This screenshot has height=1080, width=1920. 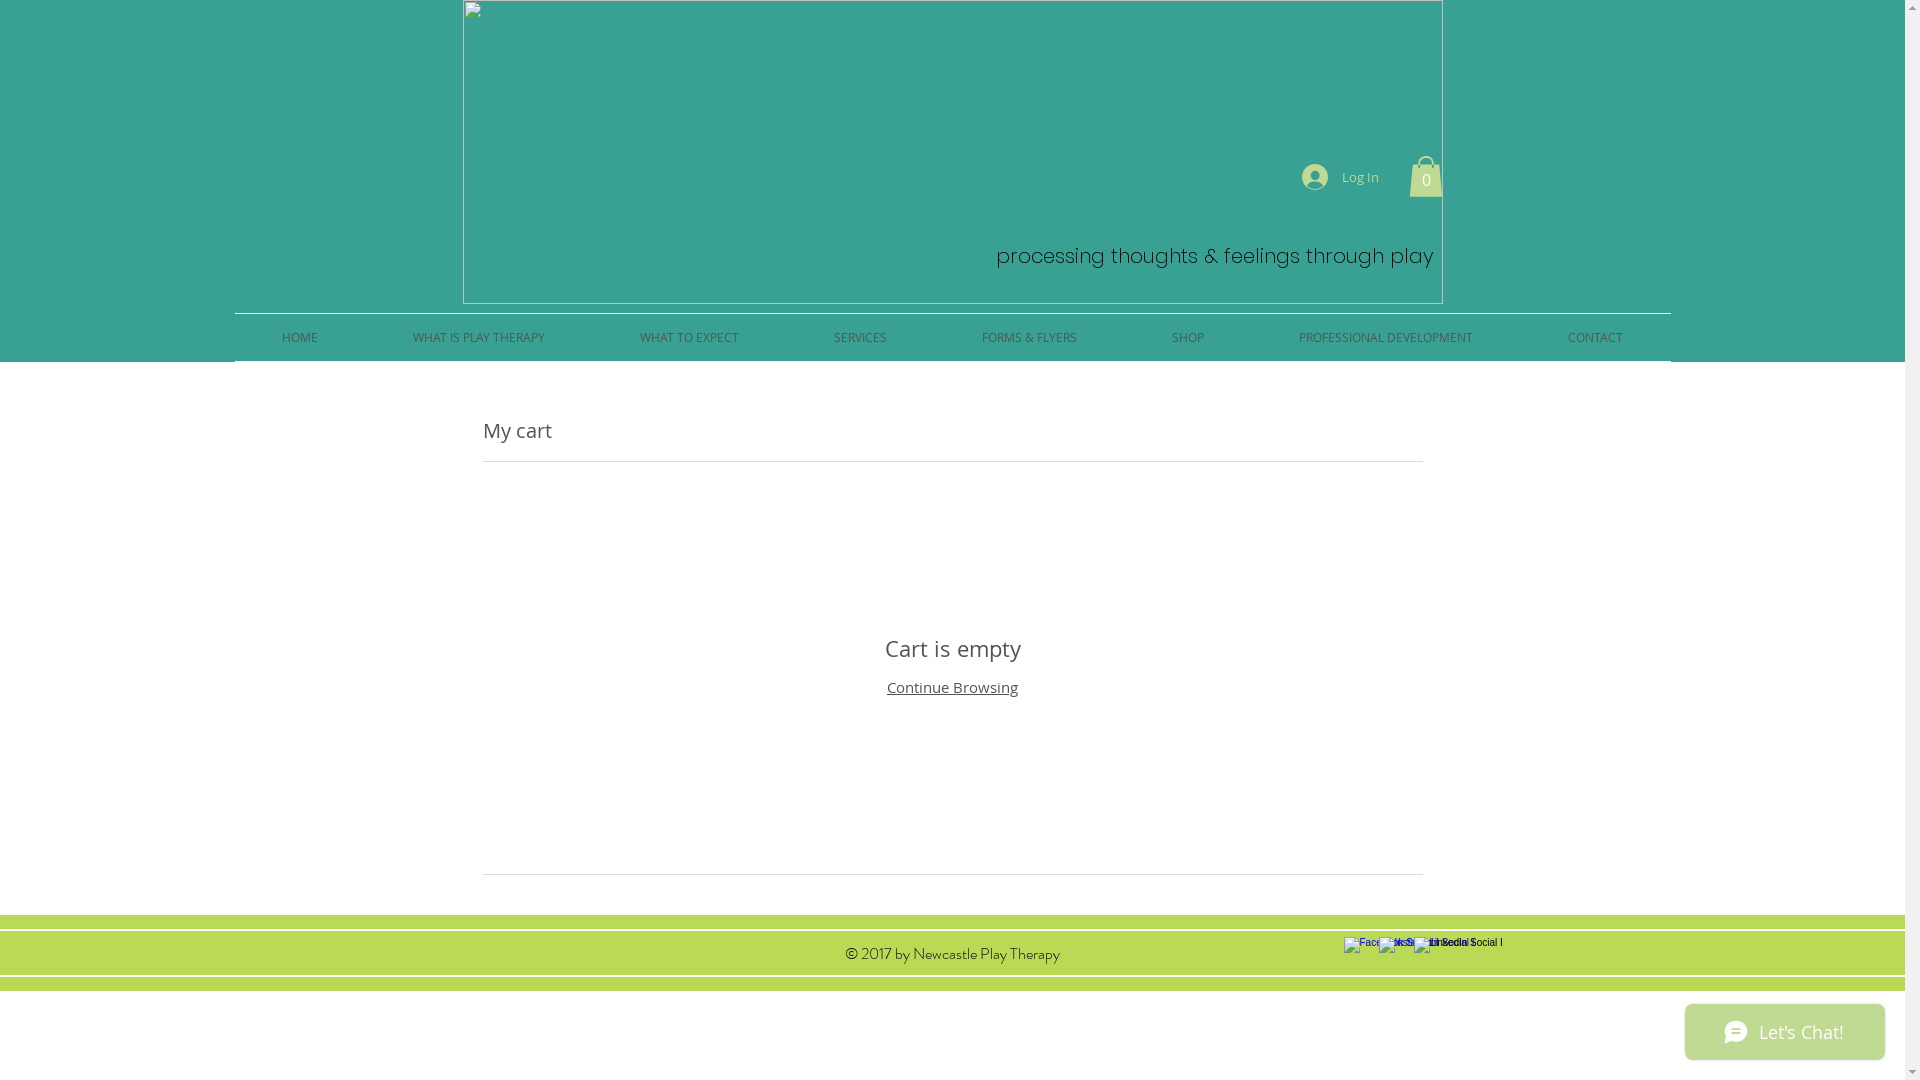 I want to click on 'SERVICES', so click(x=859, y=336).